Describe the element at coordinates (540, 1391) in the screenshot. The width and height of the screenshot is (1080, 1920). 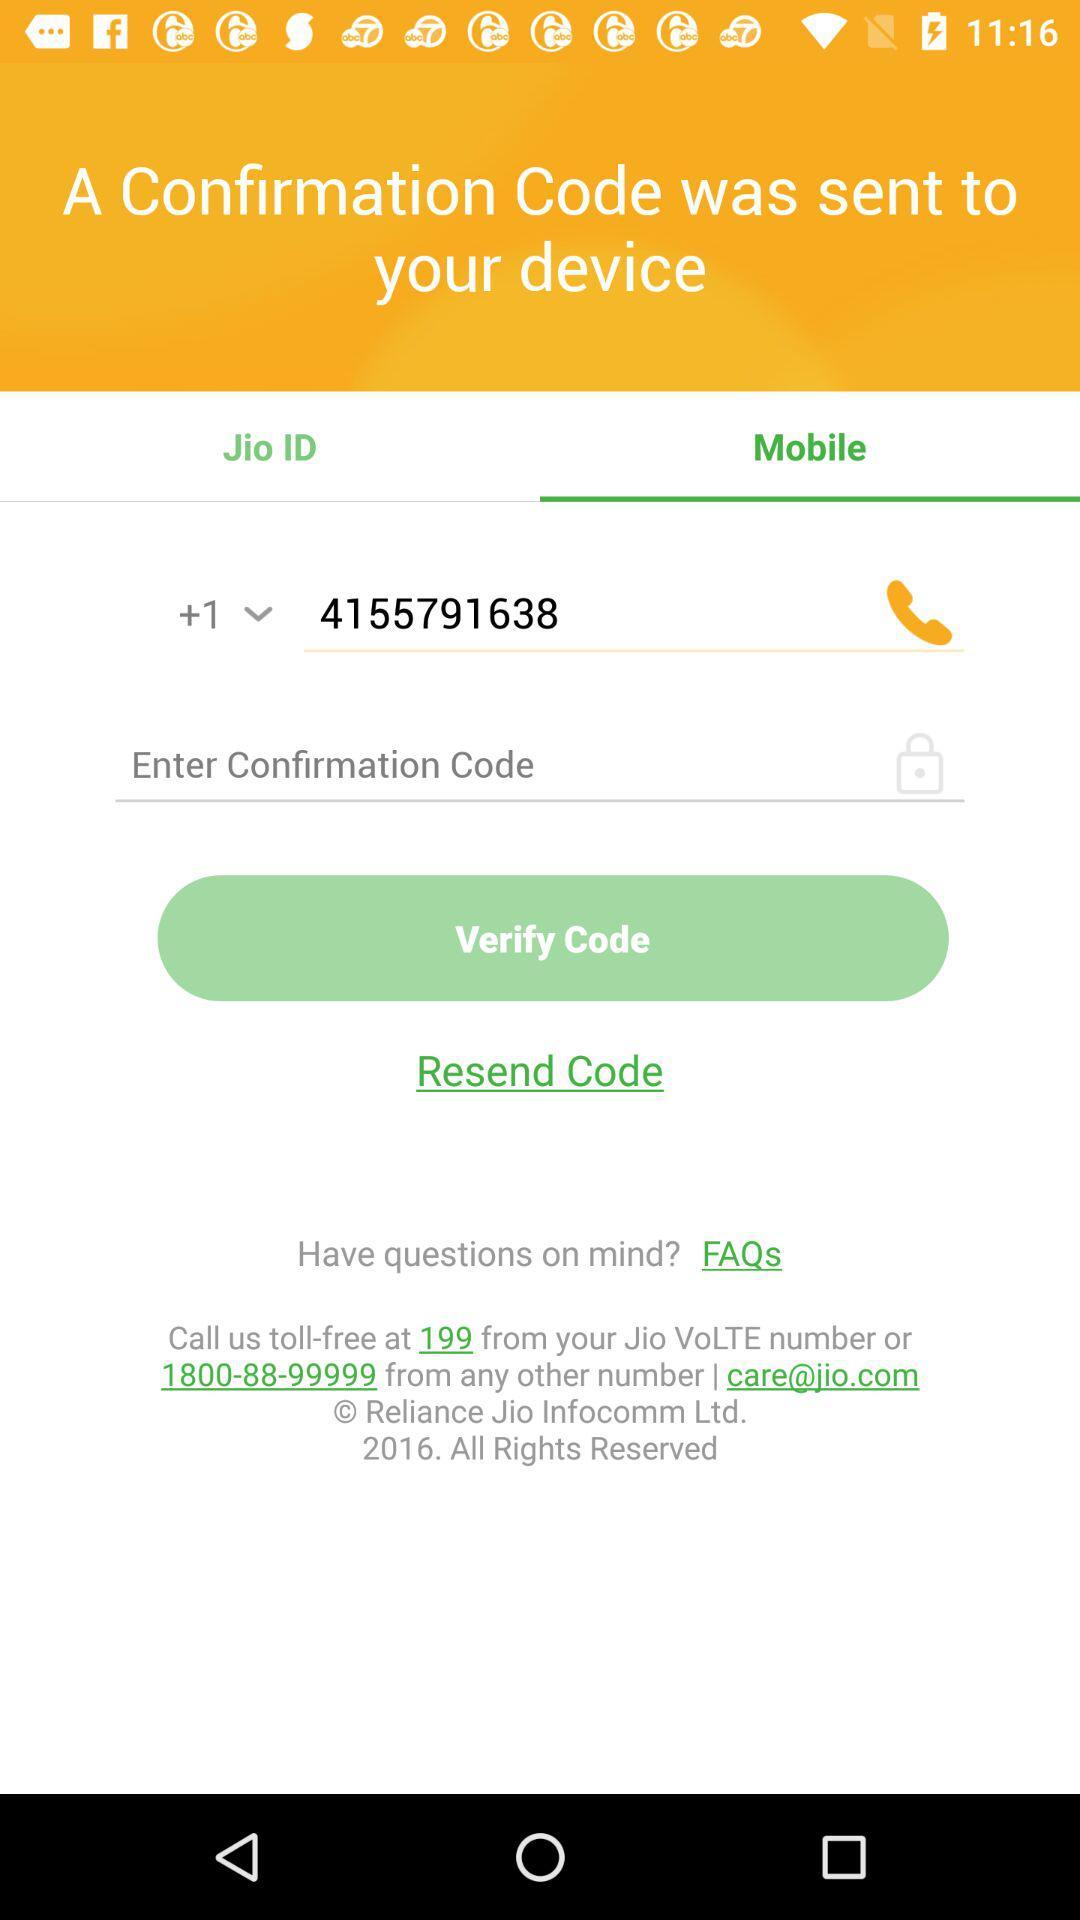
I see `the call us toll icon` at that location.